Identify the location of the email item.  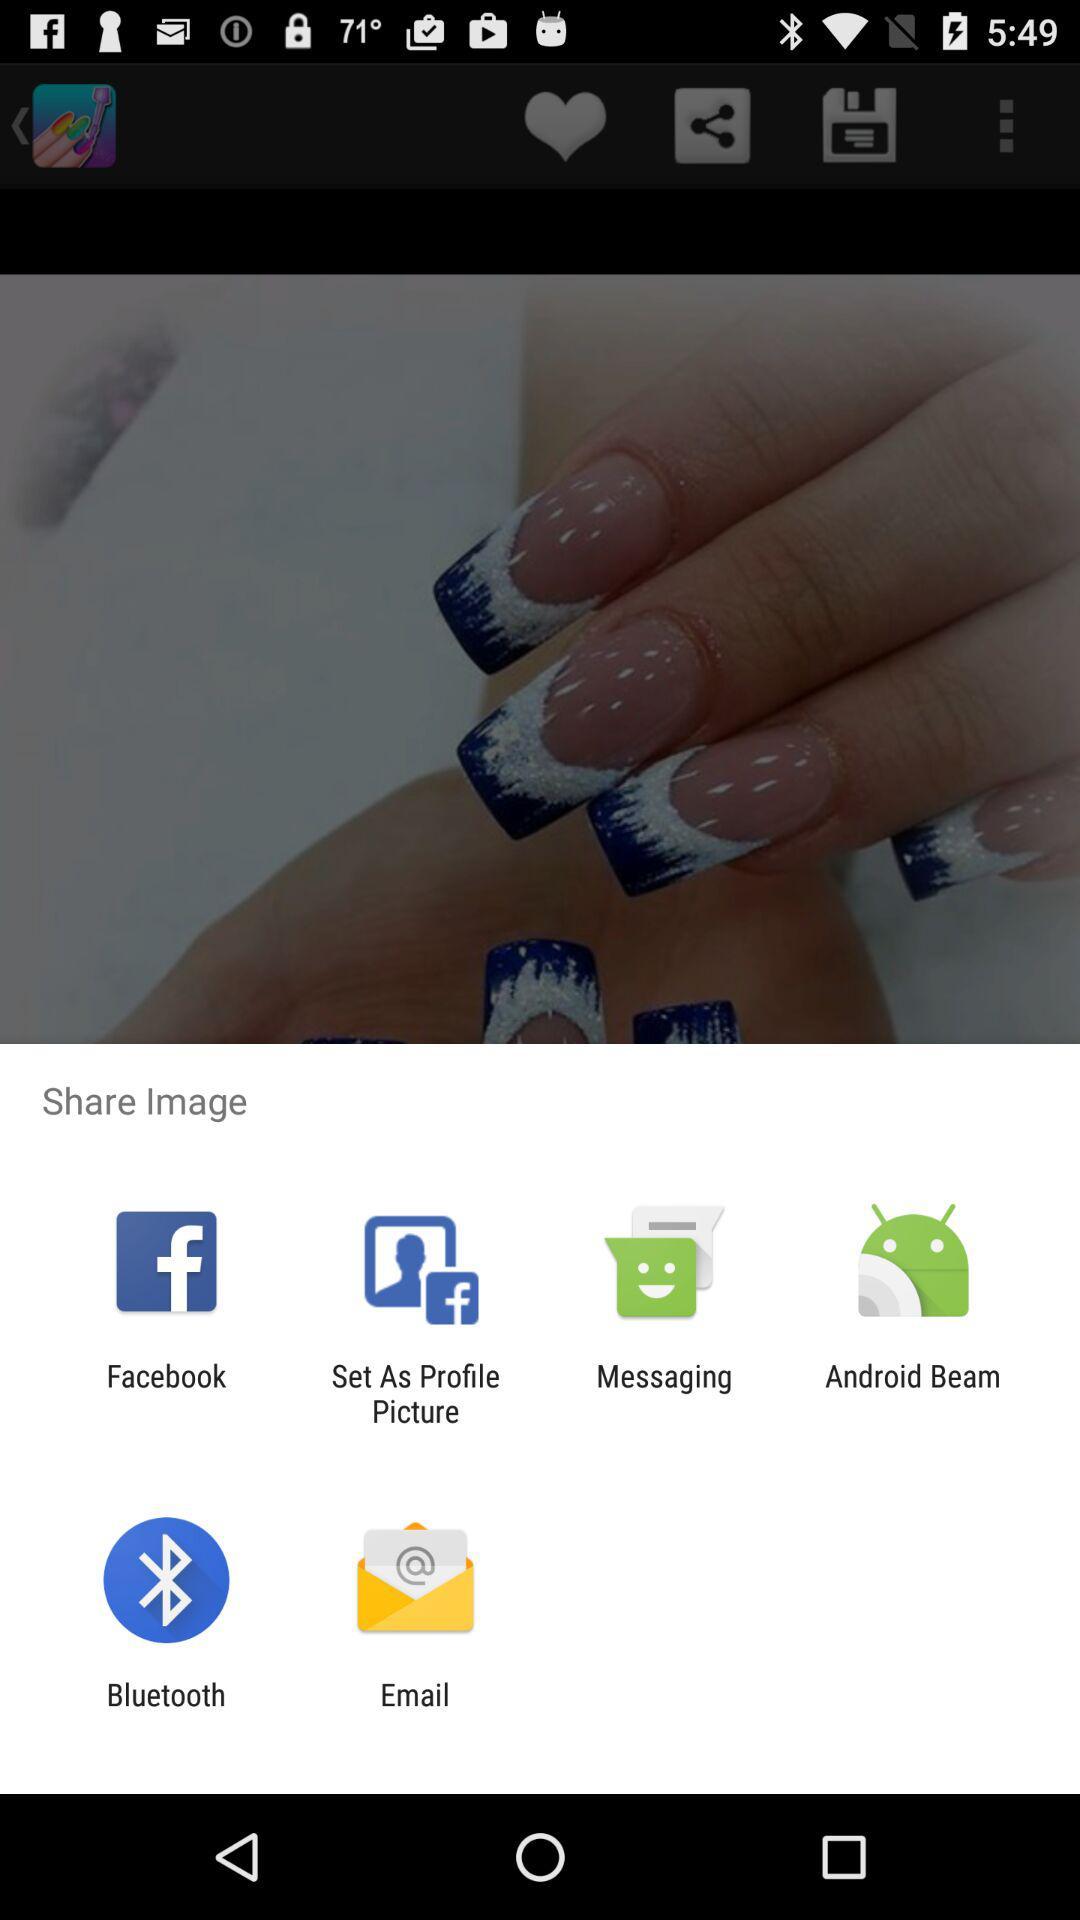
(414, 1711).